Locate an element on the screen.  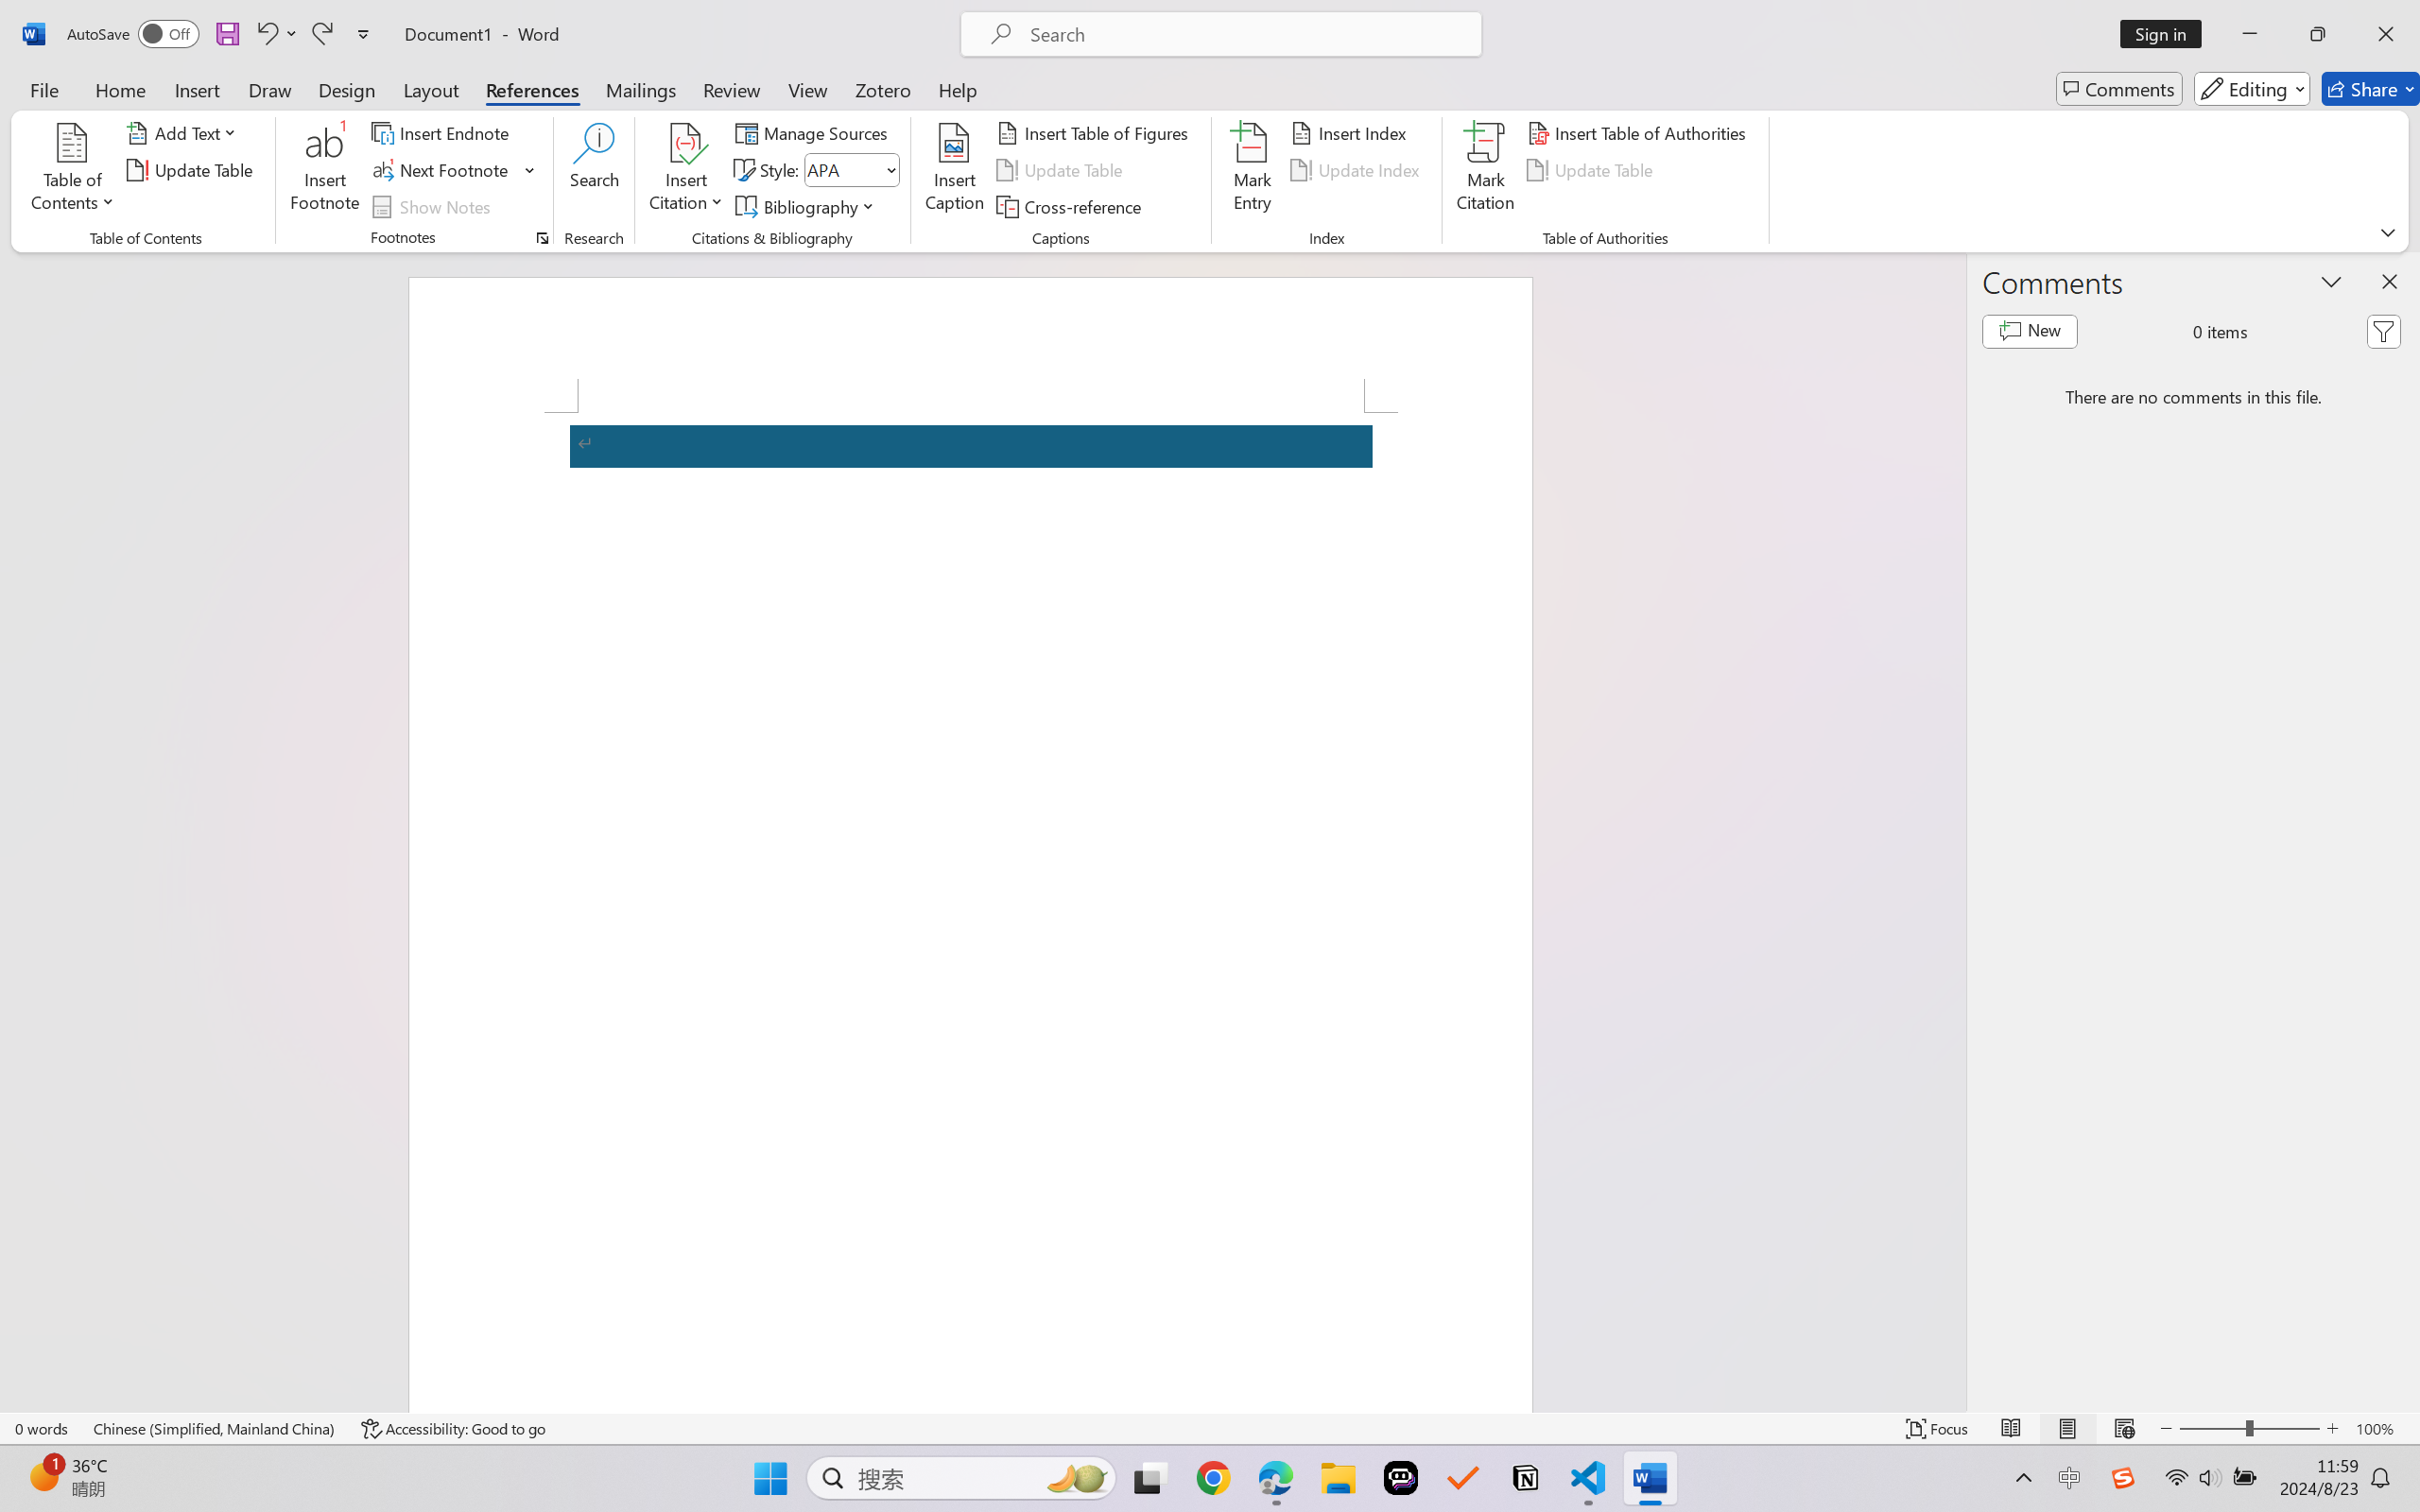
'Filter' is located at coordinates (2383, 331).